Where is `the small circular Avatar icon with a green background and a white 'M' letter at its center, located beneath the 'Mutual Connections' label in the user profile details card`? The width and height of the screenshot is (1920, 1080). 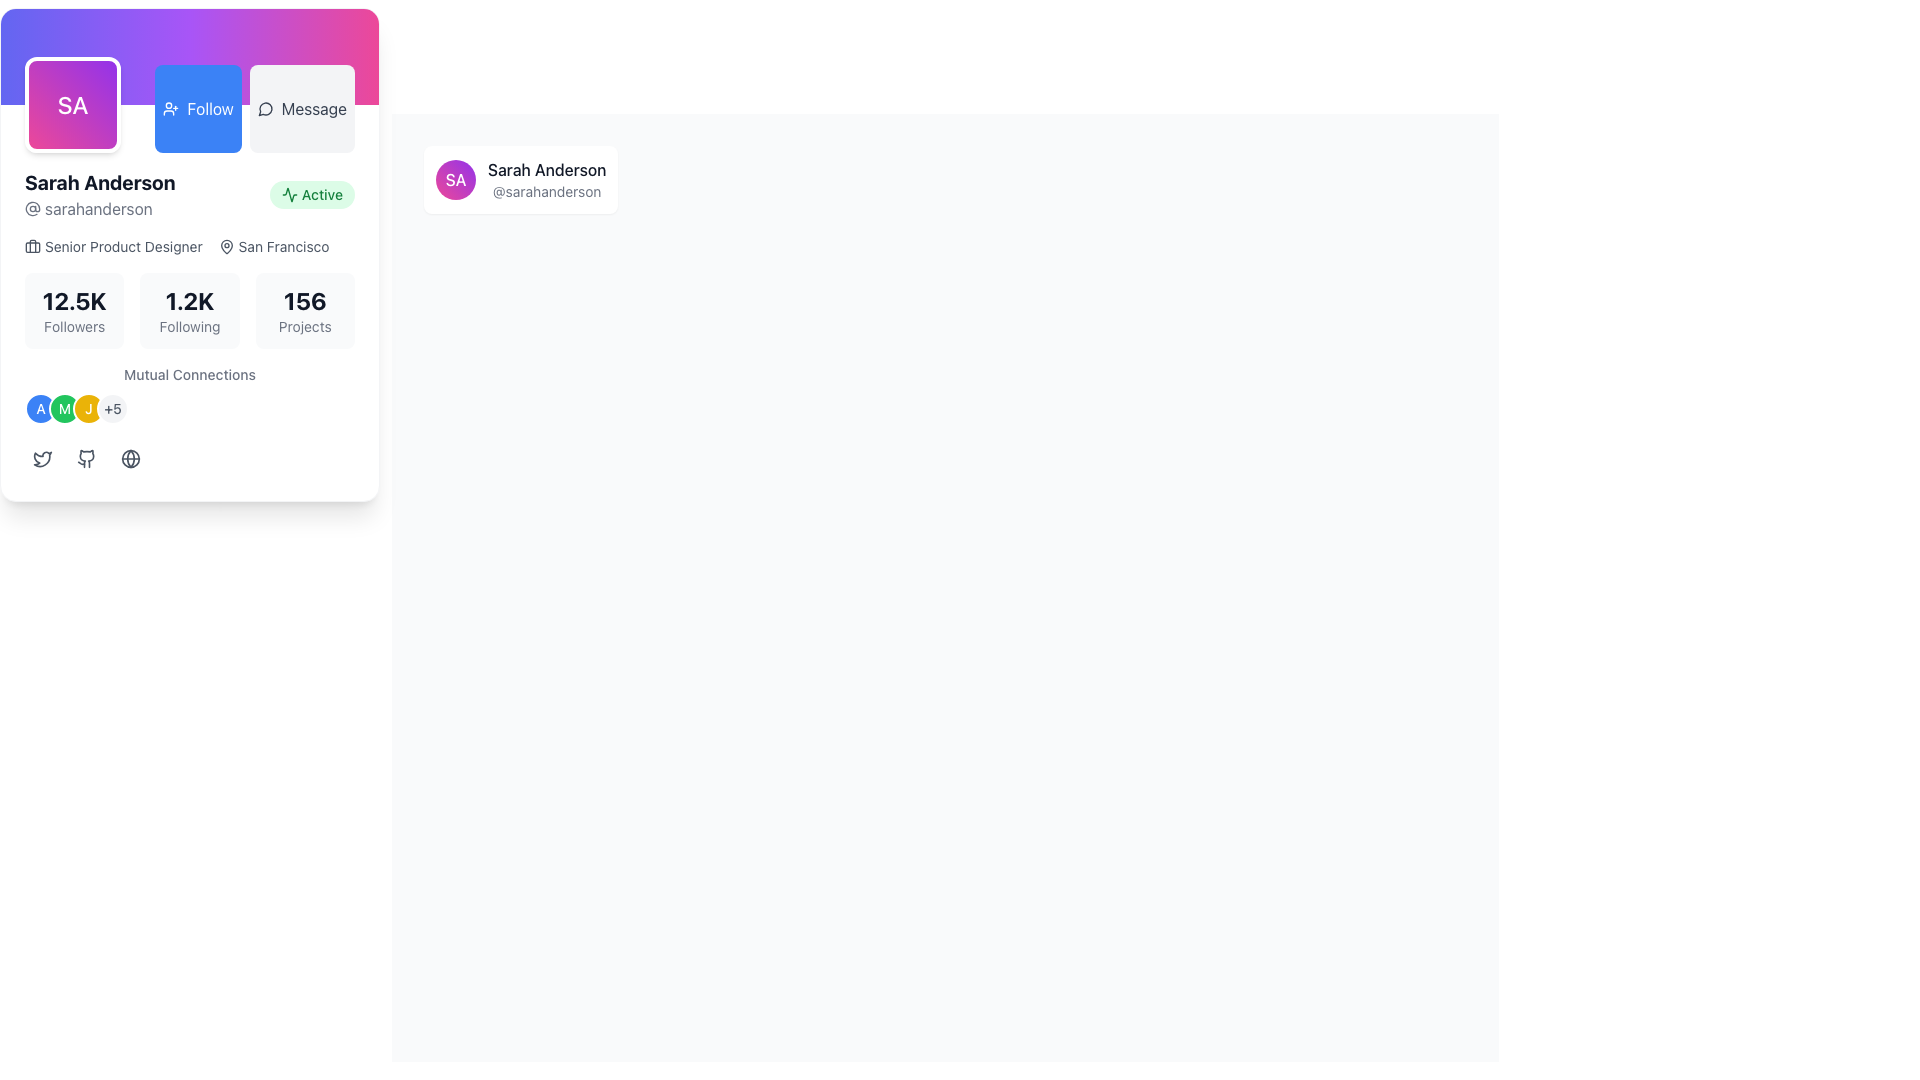 the small circular Avatar icon with a green background and a white 'M' letter at its center, located beneath the 'Mutual Connections' label in the user profile details card is located at coordinates (65, 407).